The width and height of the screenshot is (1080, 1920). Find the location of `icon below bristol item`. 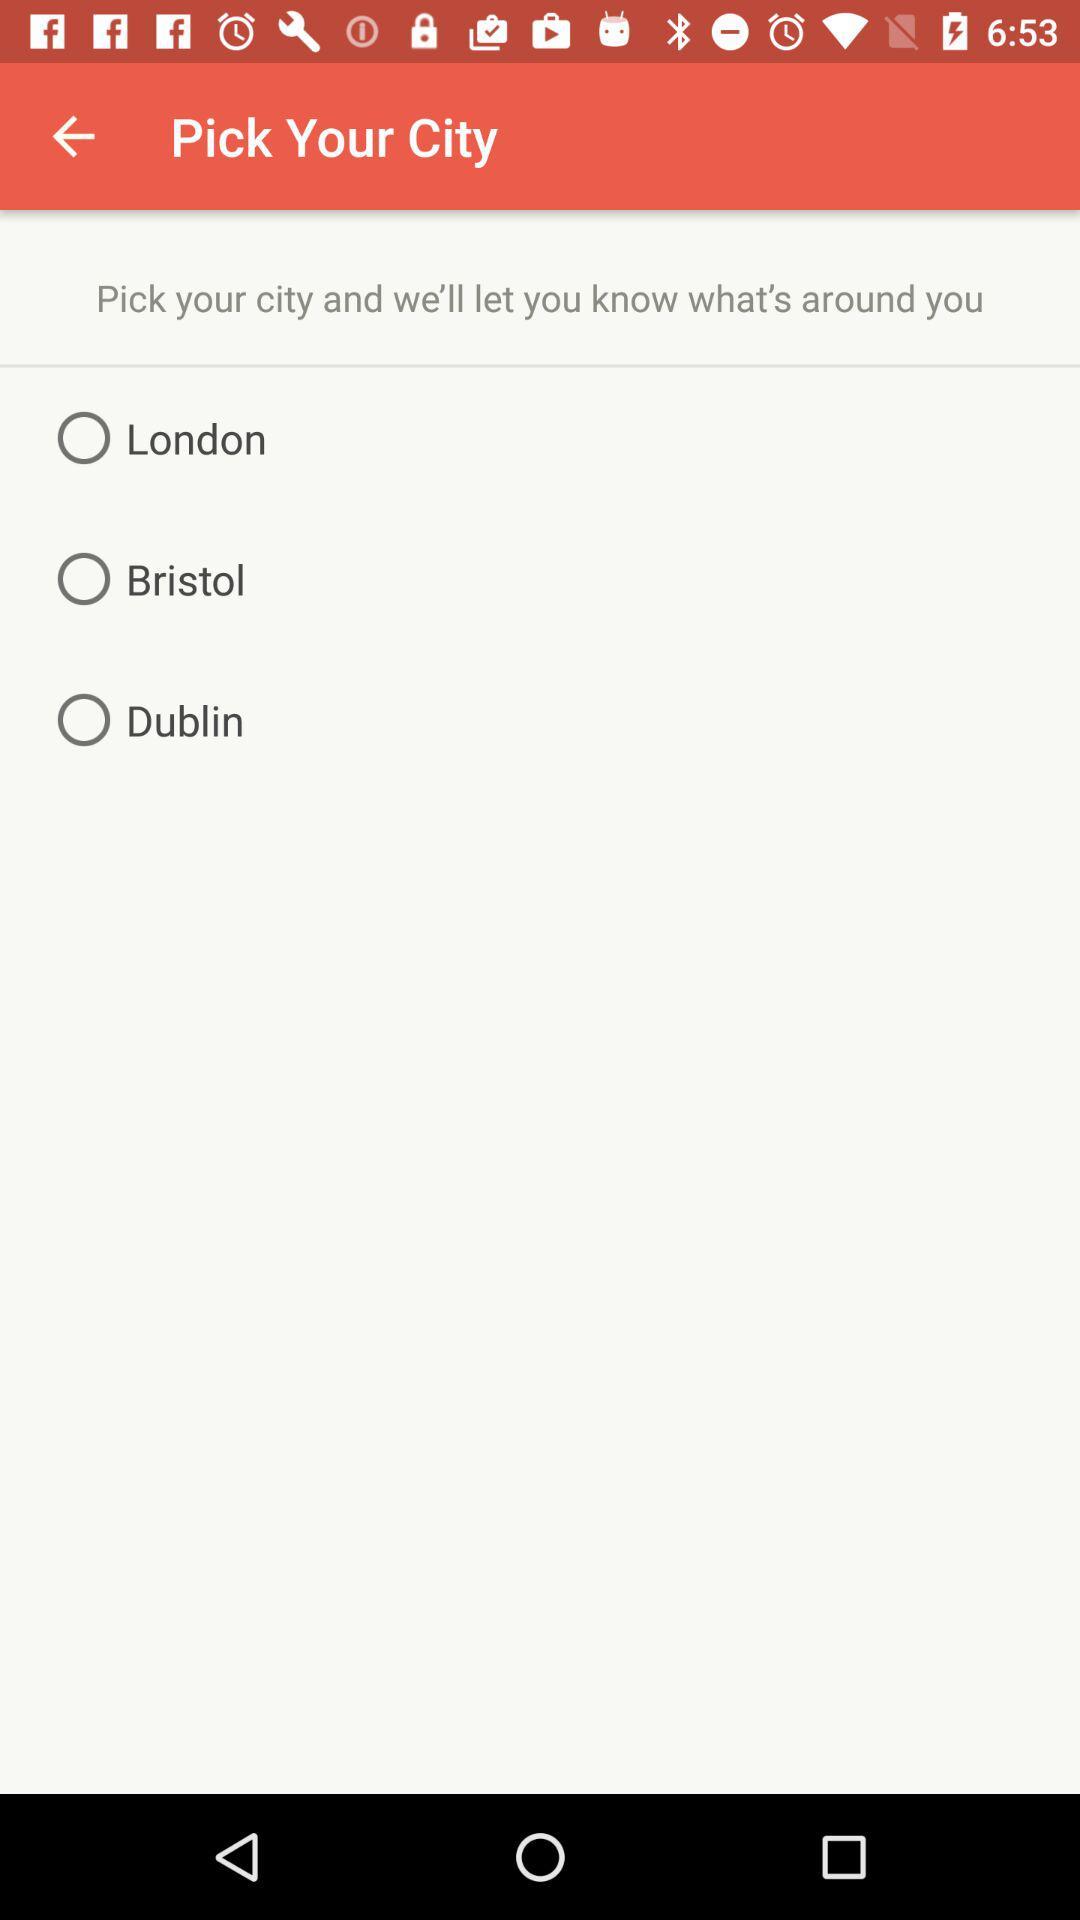

icon below bristol item is located at coordinates (142, 720).